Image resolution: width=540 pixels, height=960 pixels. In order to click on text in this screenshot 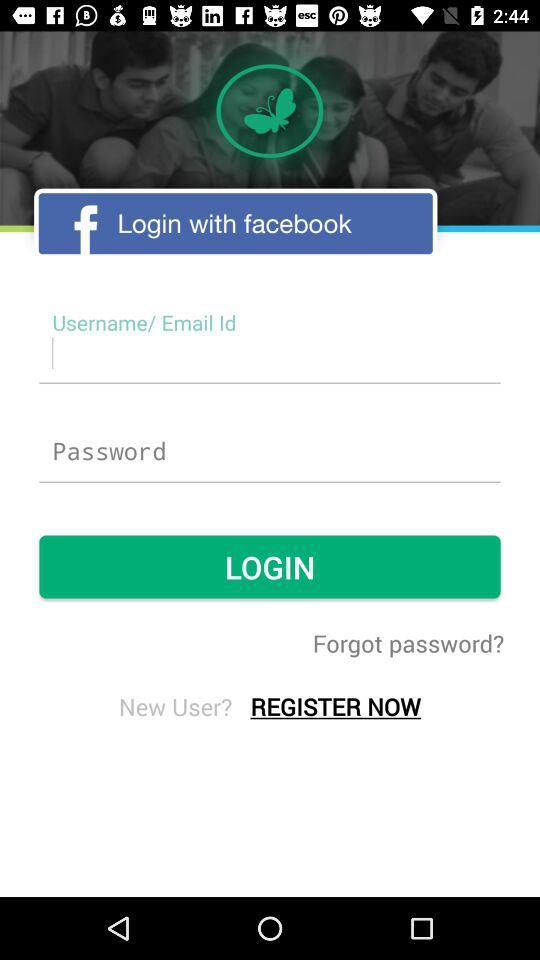, I will do `click(270, 353)`.